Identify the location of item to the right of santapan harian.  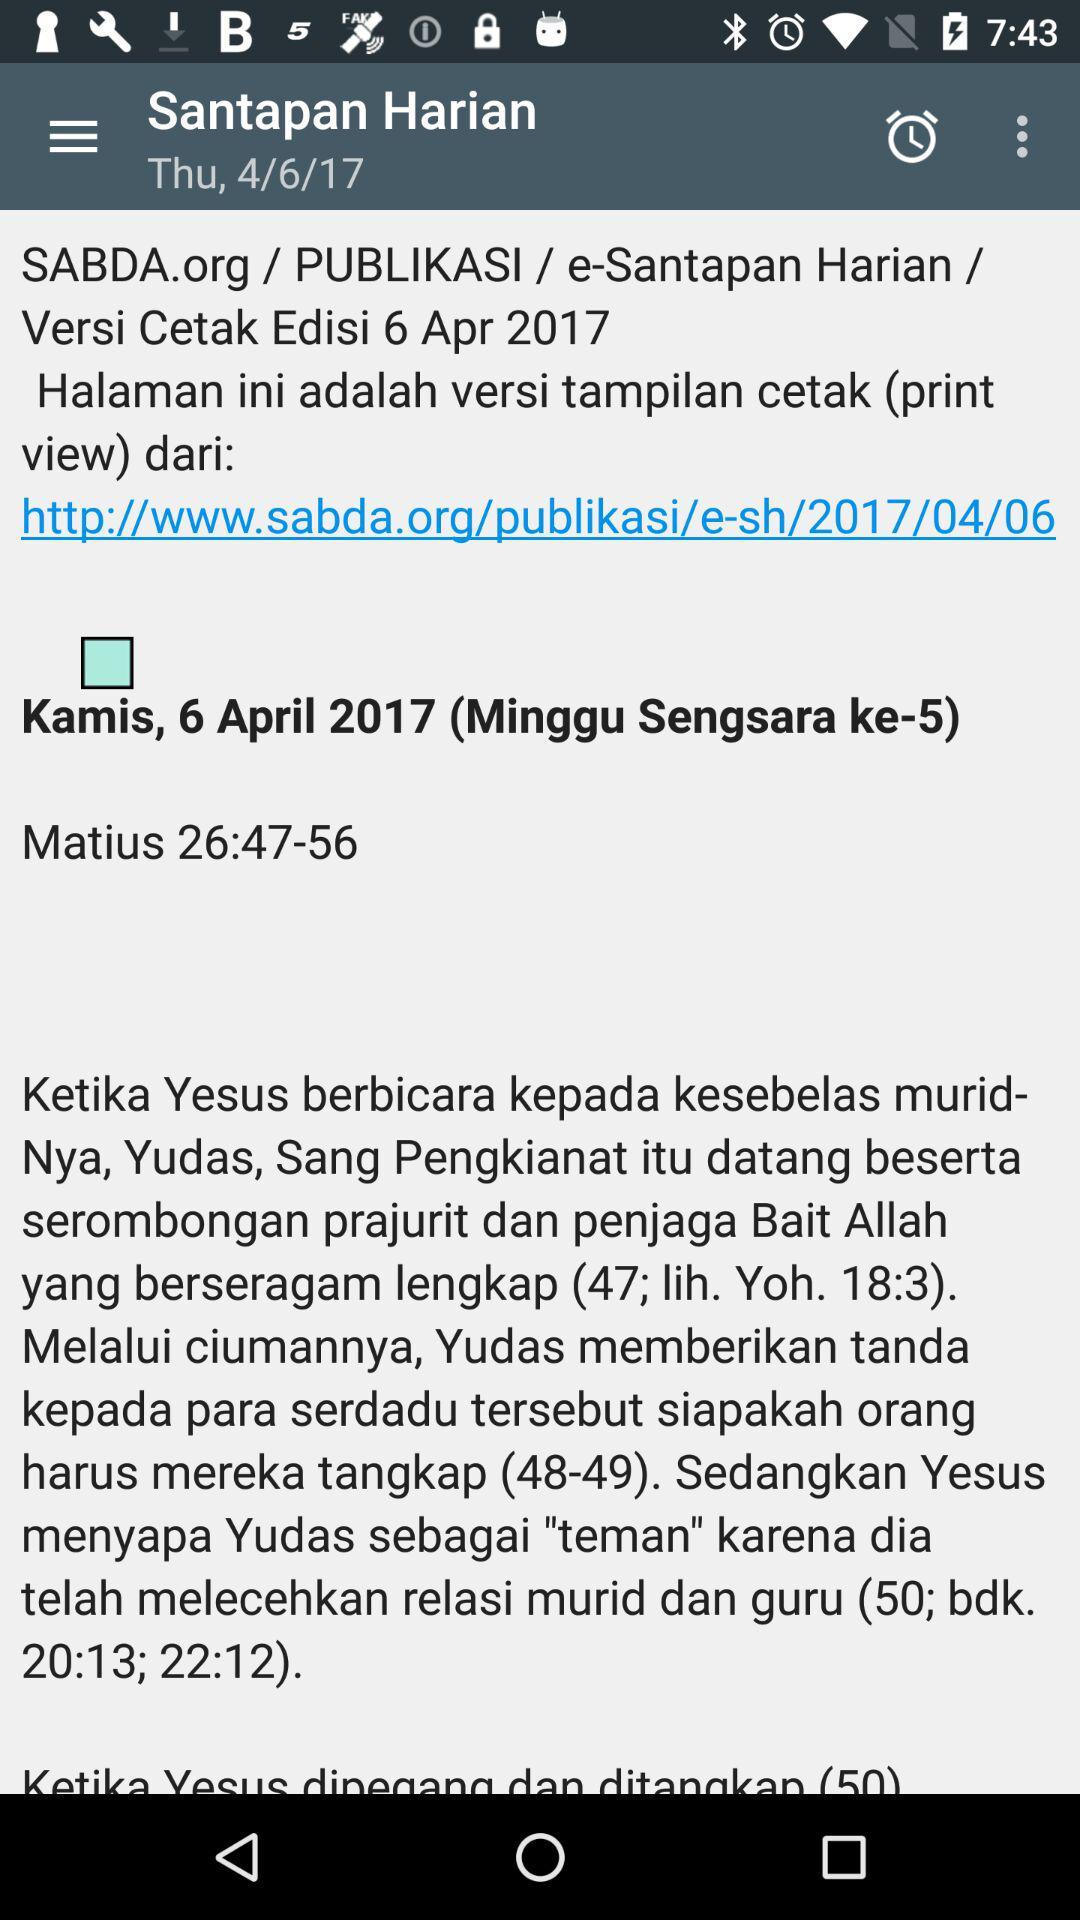
(911, 135).